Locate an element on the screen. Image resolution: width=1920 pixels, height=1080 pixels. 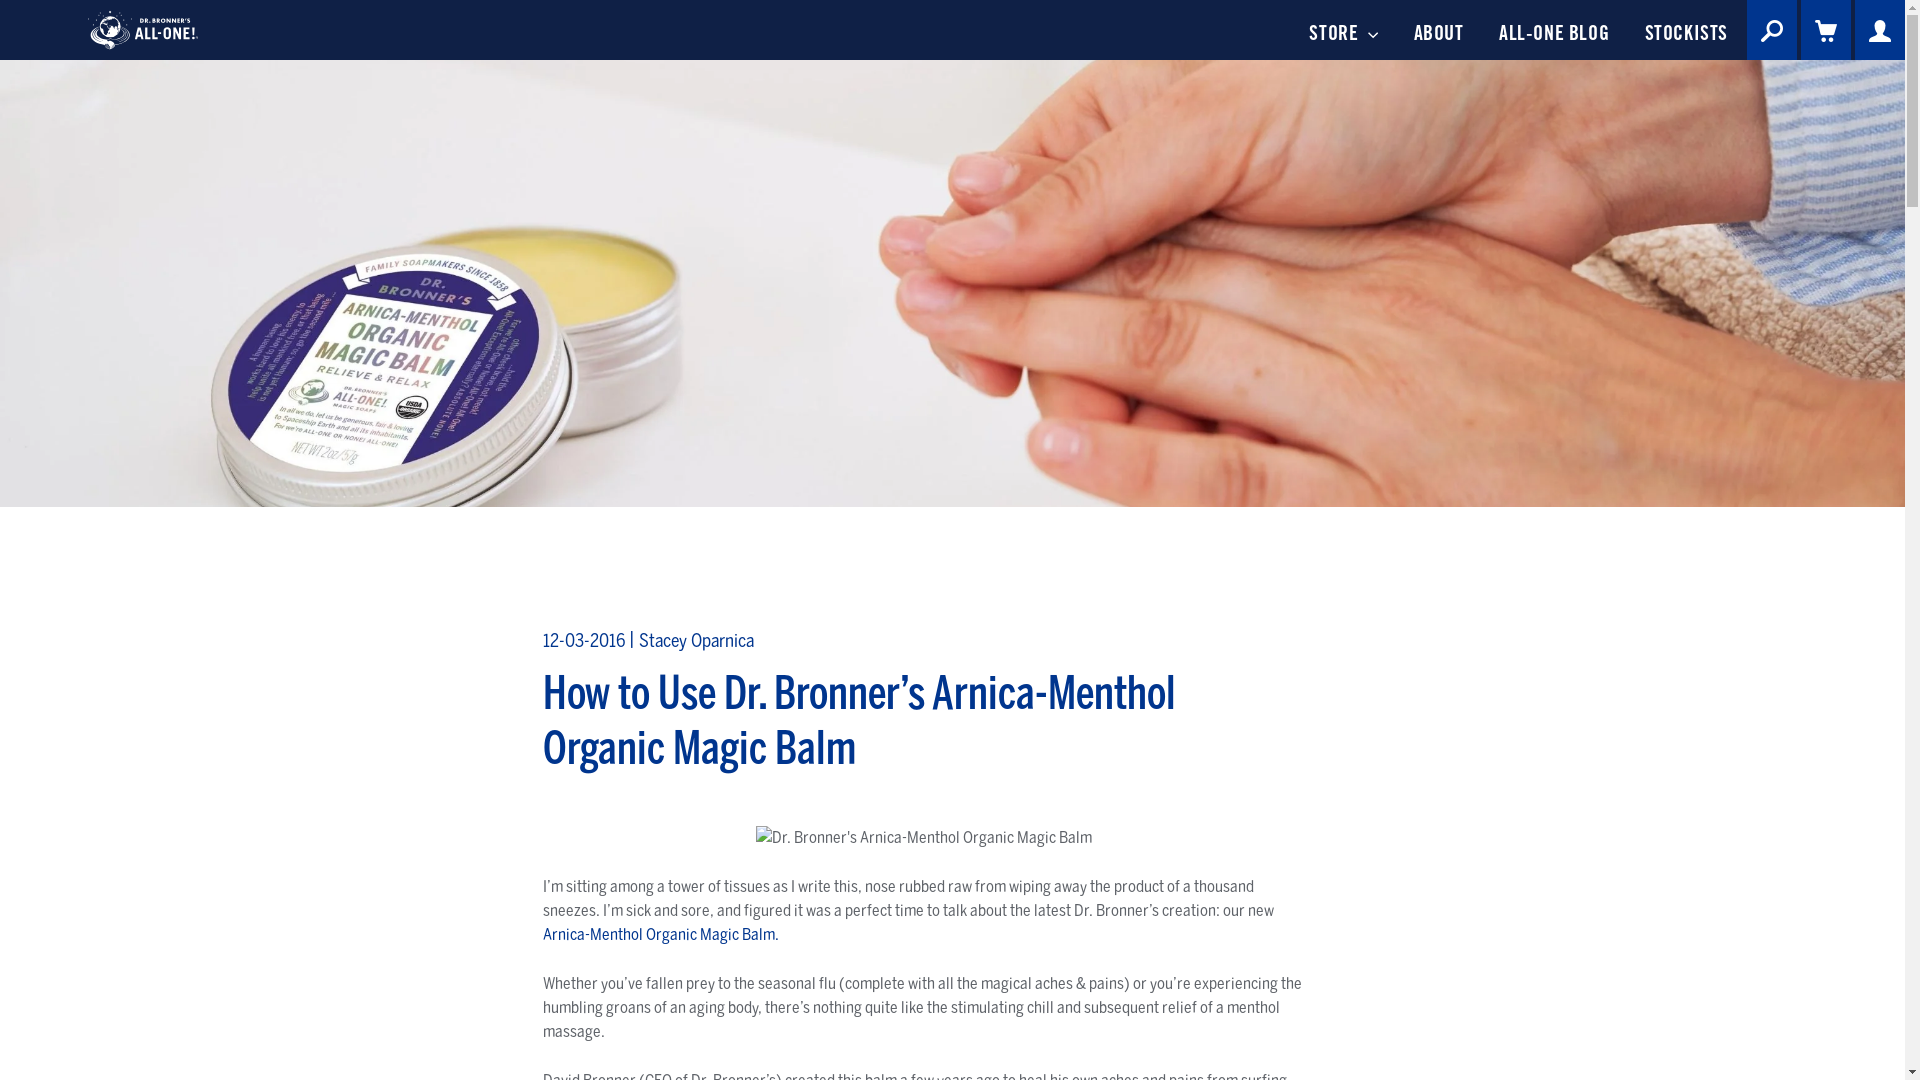
'STORE' is located at coordinates (1343, 30).